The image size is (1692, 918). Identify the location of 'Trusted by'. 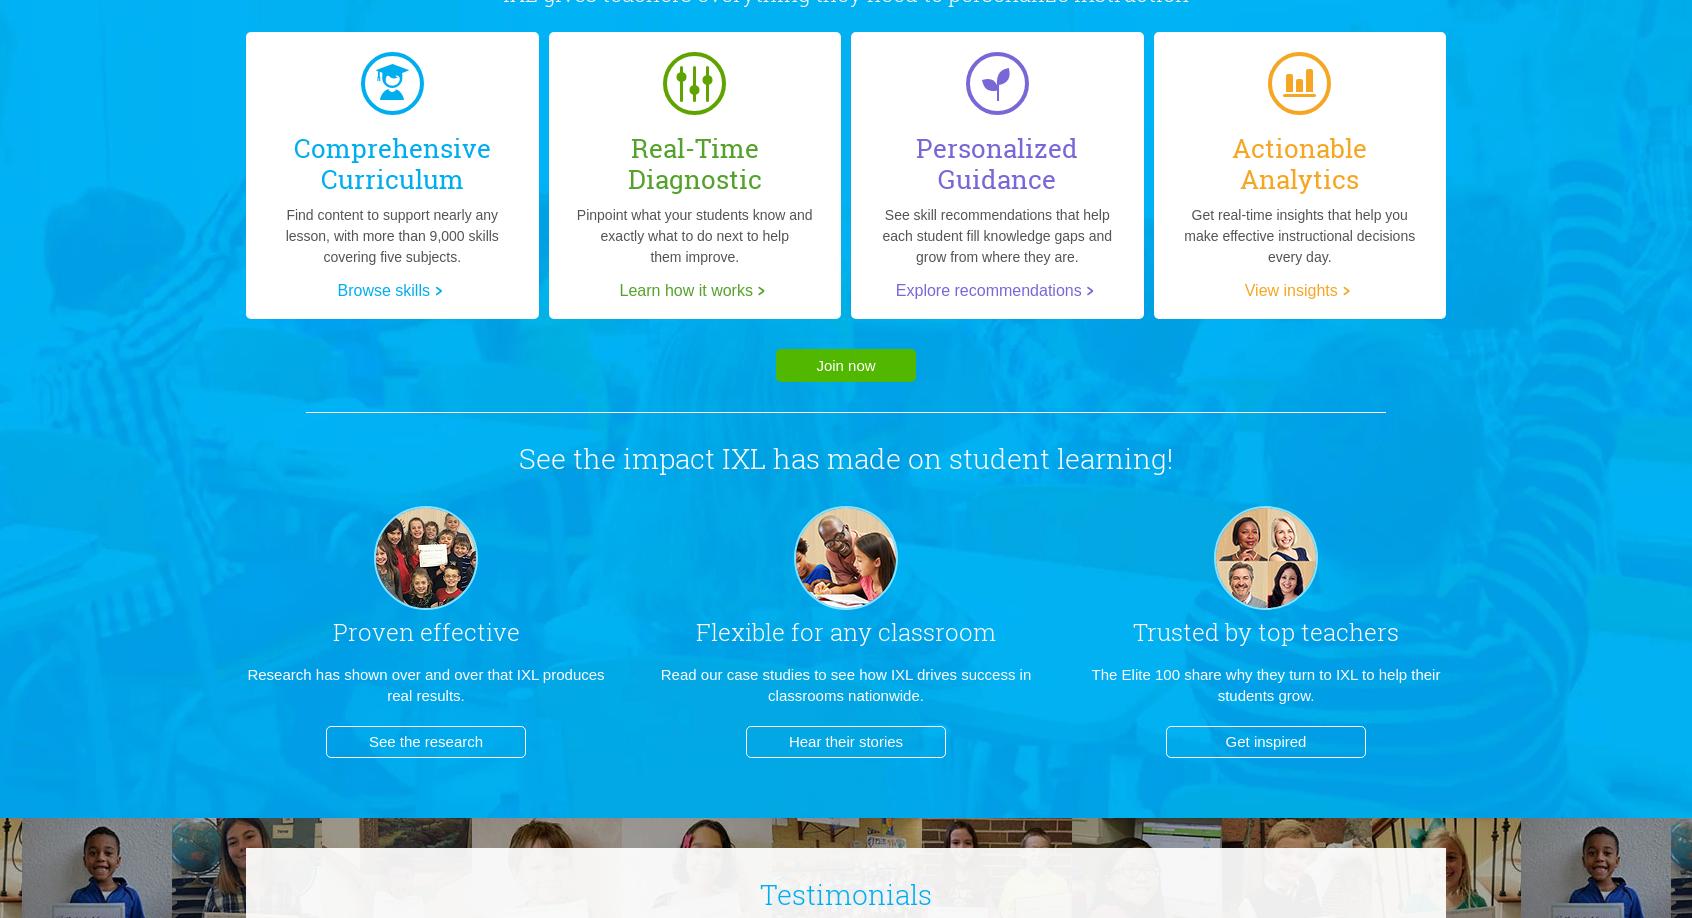
(1191, 631).